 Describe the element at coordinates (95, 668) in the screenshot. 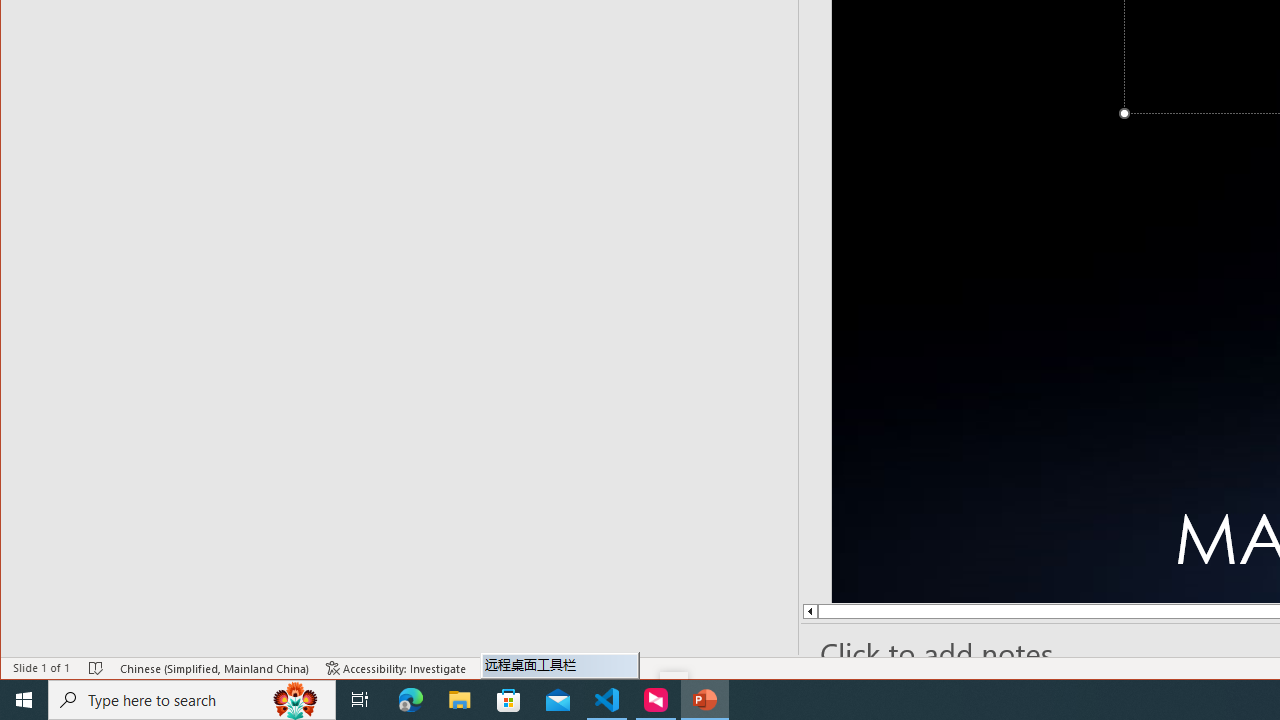

I see `'Spell Check No Errors'` at that location.